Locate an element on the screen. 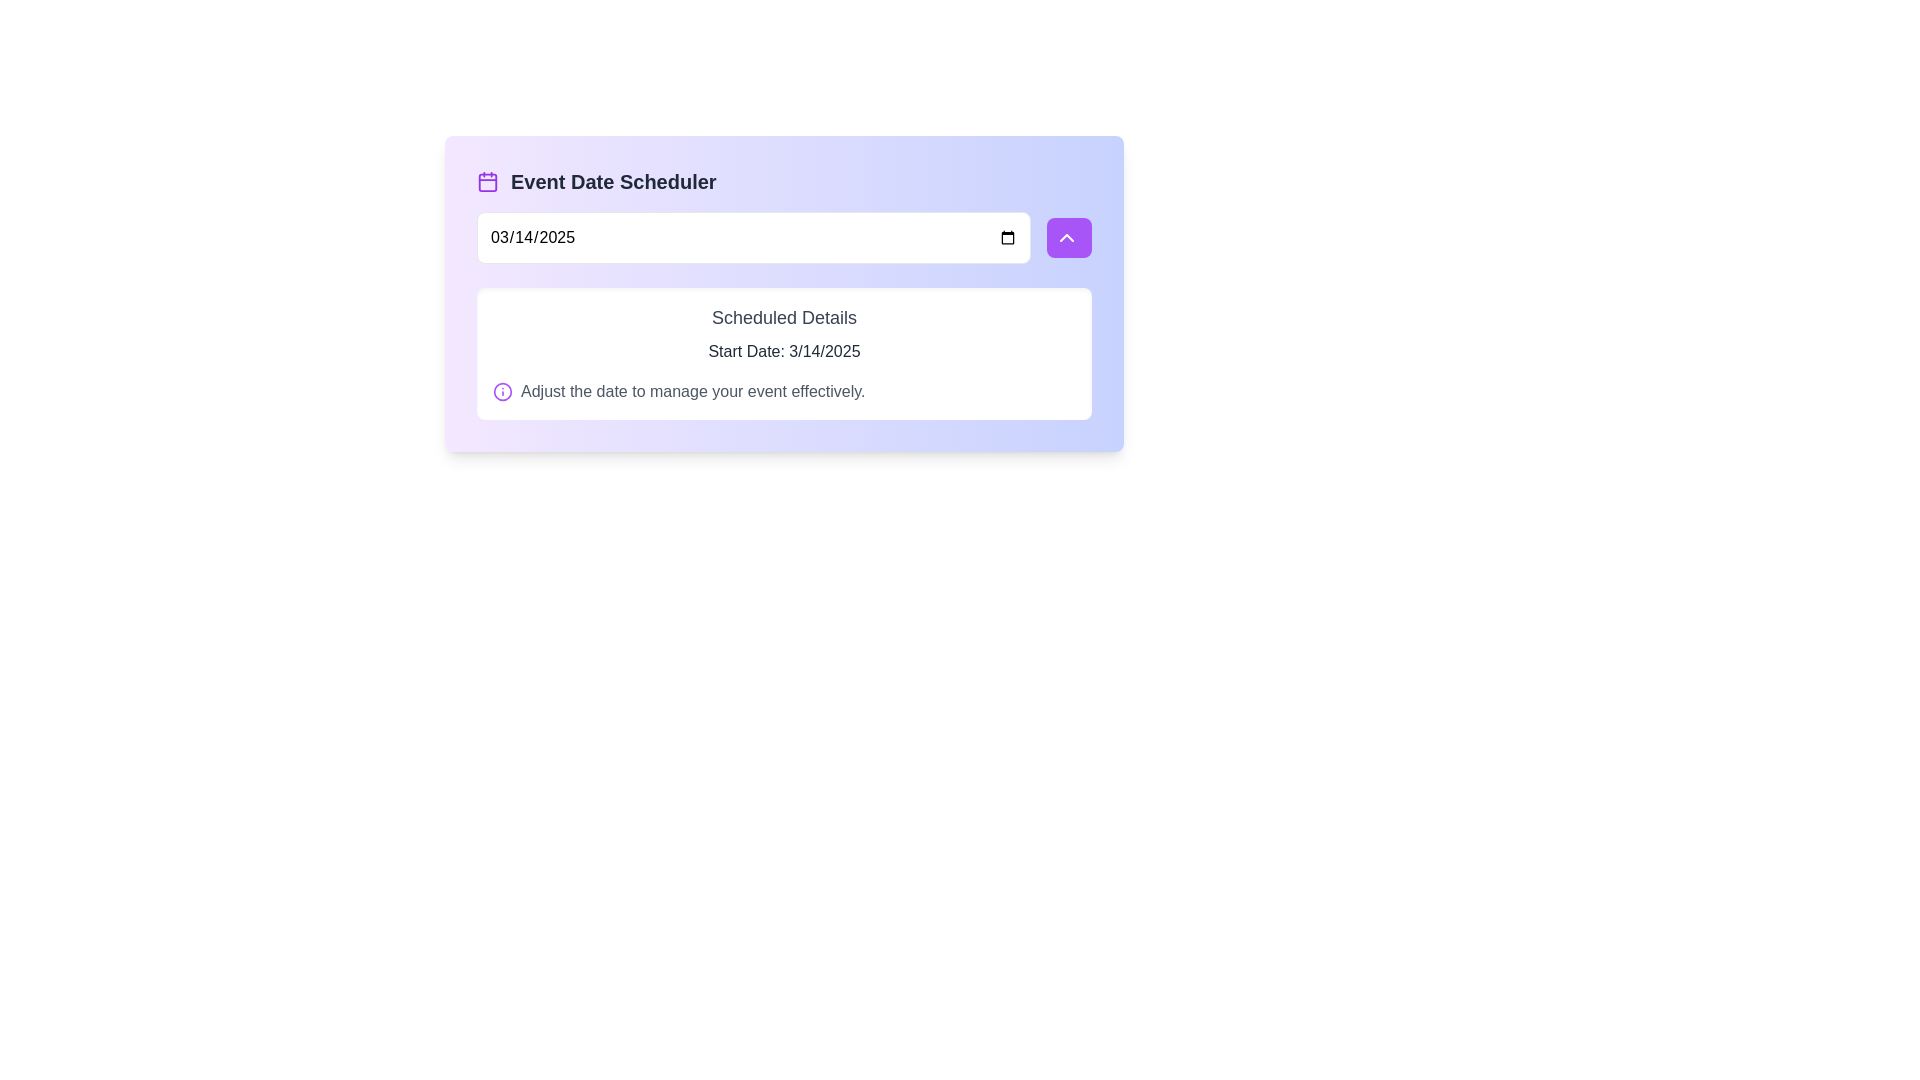  the Text label at the top of the card-like interface, which serves as a title or heading, located to the right of a purple calendar icon is located at coordinates (612, 181).